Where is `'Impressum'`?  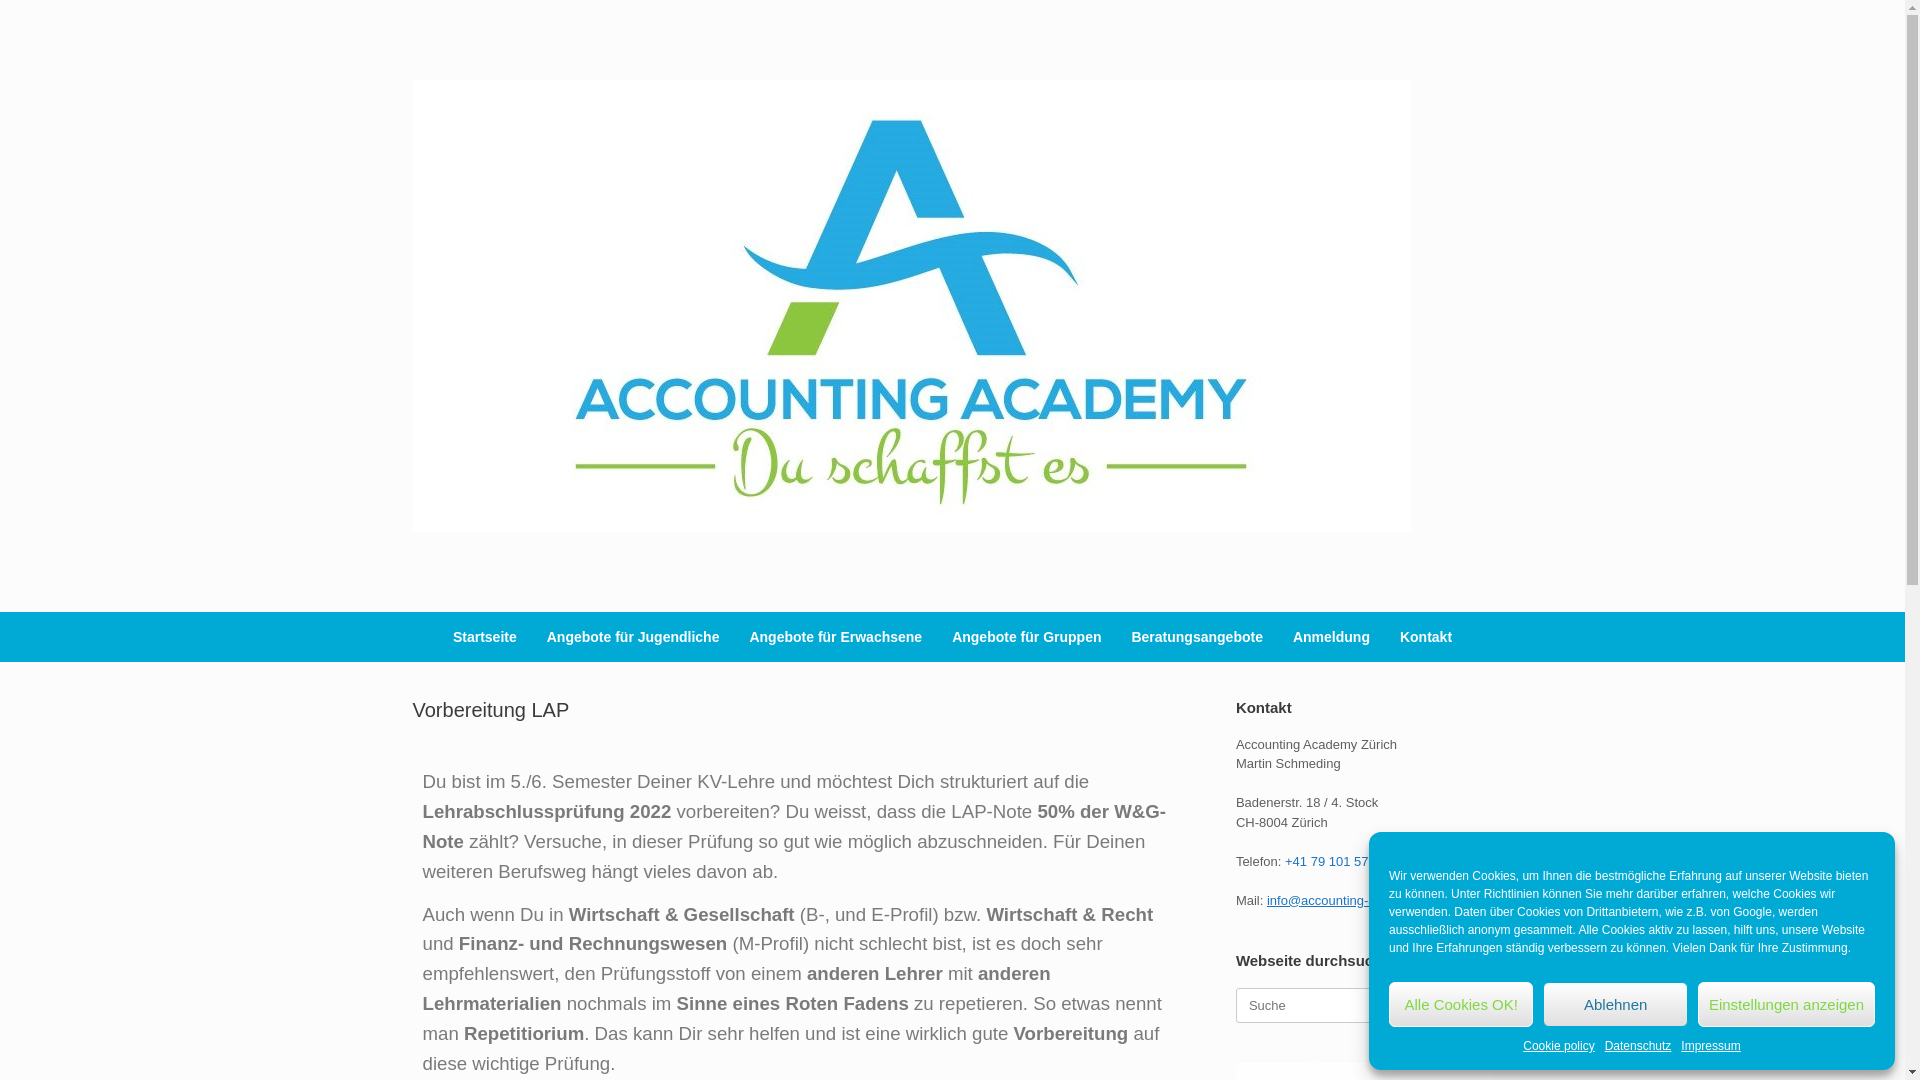 'Impressum' is located at coordinates (1709, 1044).